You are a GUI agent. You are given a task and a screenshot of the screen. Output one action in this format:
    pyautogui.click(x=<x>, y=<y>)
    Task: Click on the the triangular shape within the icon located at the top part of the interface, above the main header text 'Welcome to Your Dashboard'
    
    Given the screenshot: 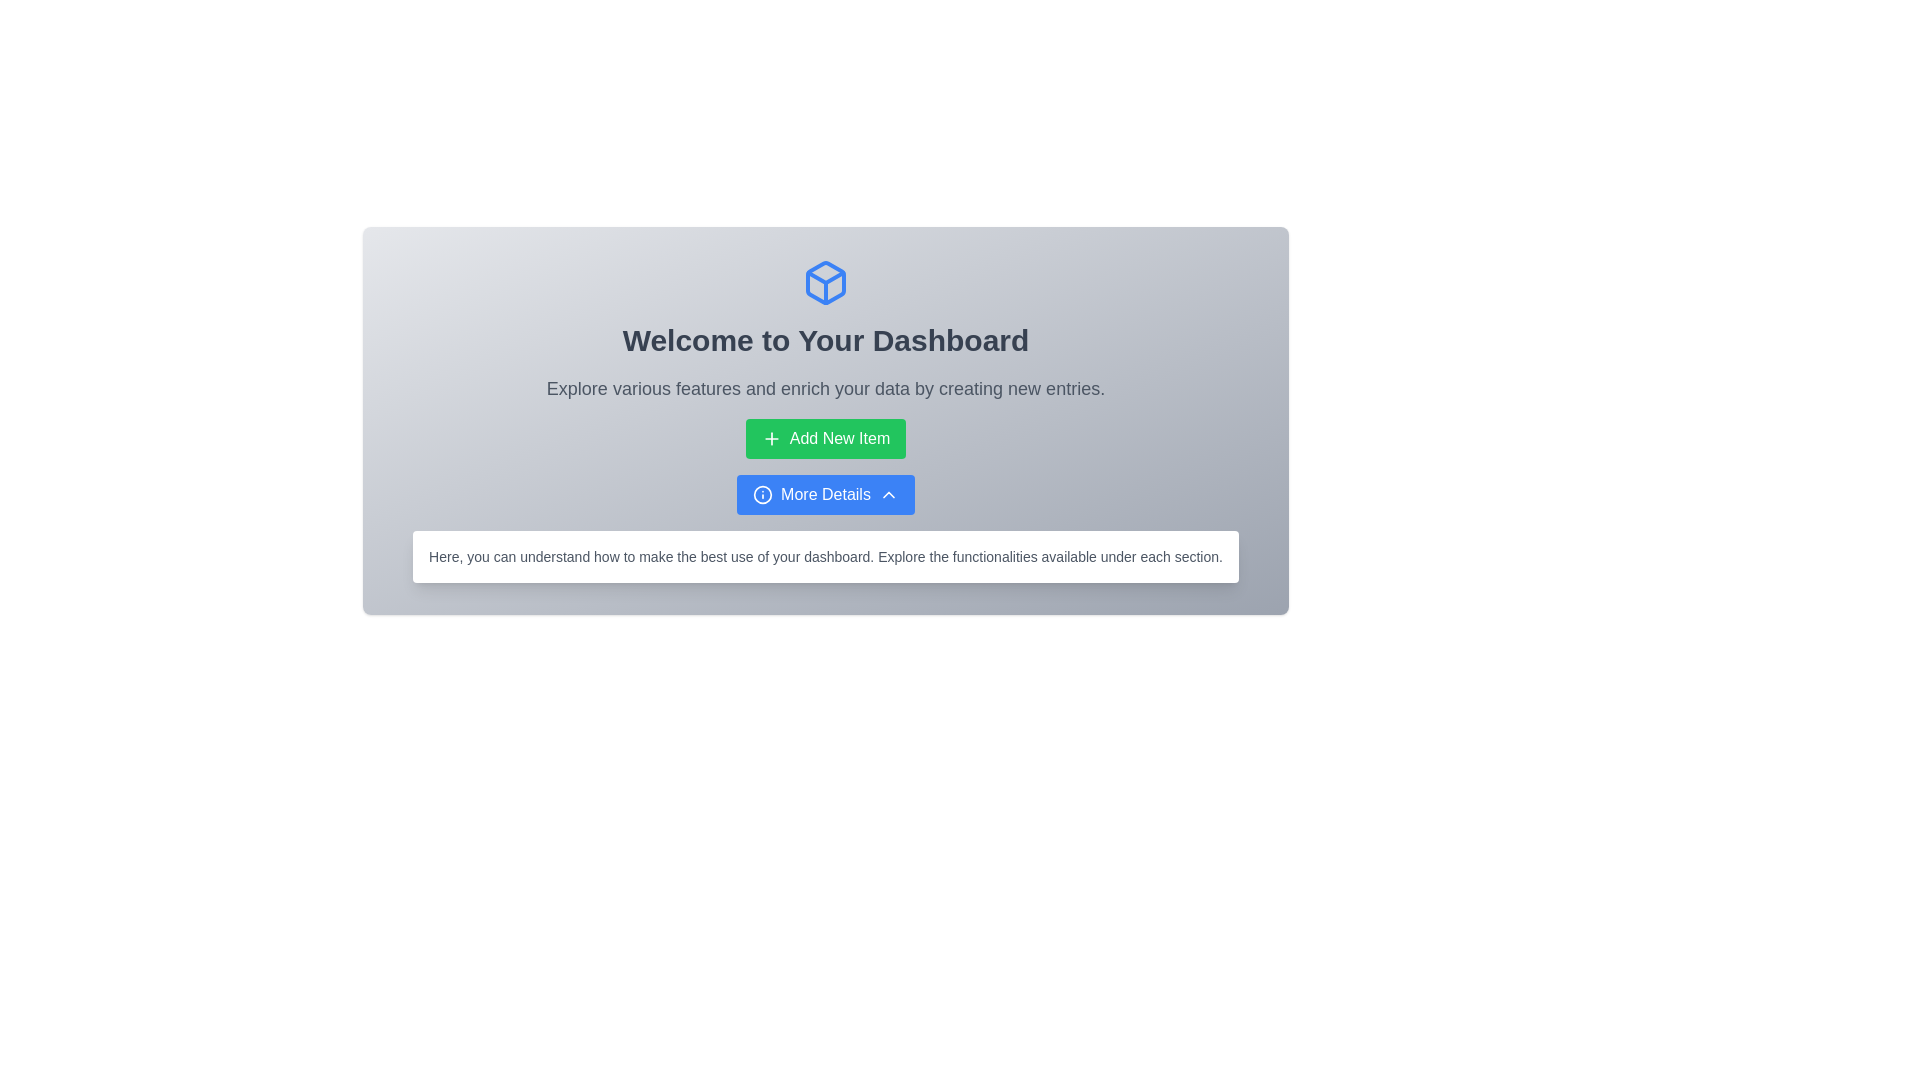 What is the action you would take?
    pyautogui.click(x=825, y=277)
    